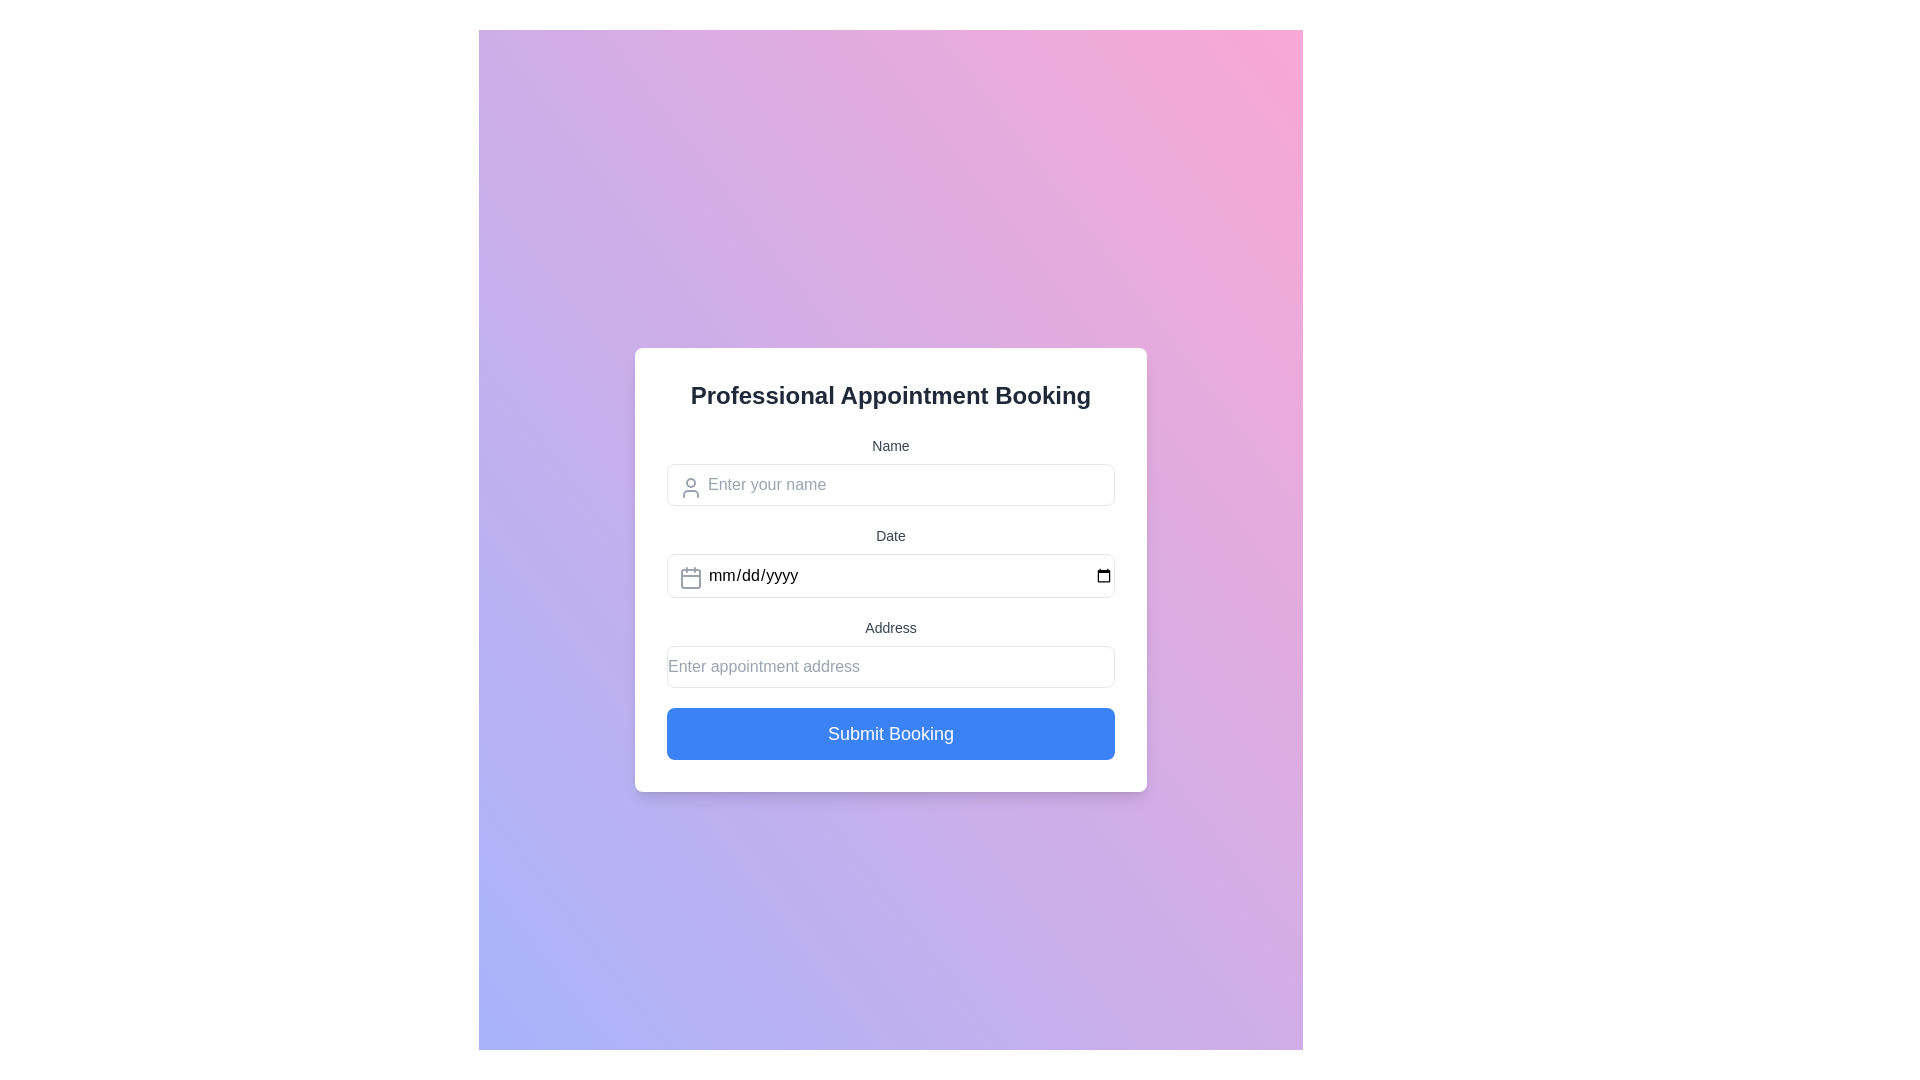 The width and height of the screenshot is (1920, 1080). Describe the element at coordinates (890, 575) in the screenshot. I see `a date from the calendar by clicking on the date picker input field styled with a placeholder text of 'mm/dd/yyyy', located below the 'Date' label in the 'Professional Appointment Booking' form` at that location.